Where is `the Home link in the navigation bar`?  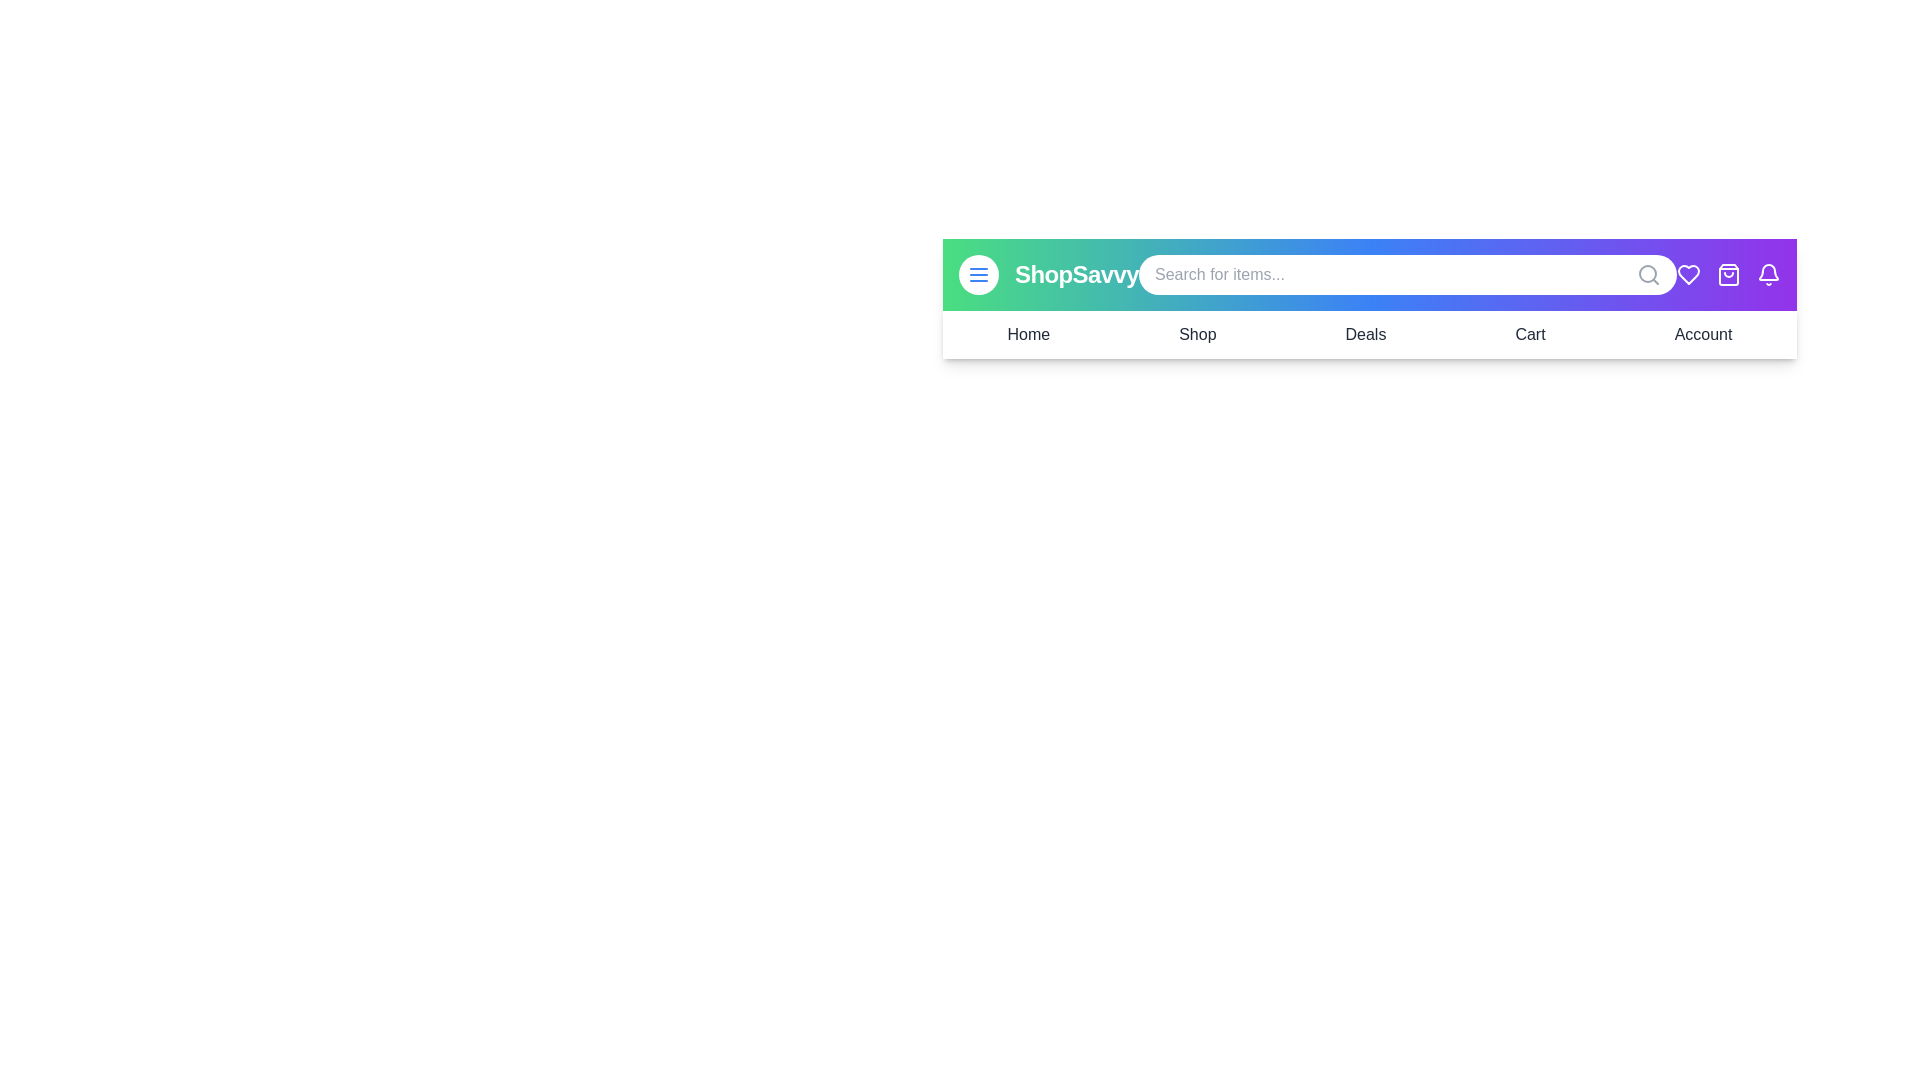
the Home link in the navigation bar is located at coordinates (1027, 334).